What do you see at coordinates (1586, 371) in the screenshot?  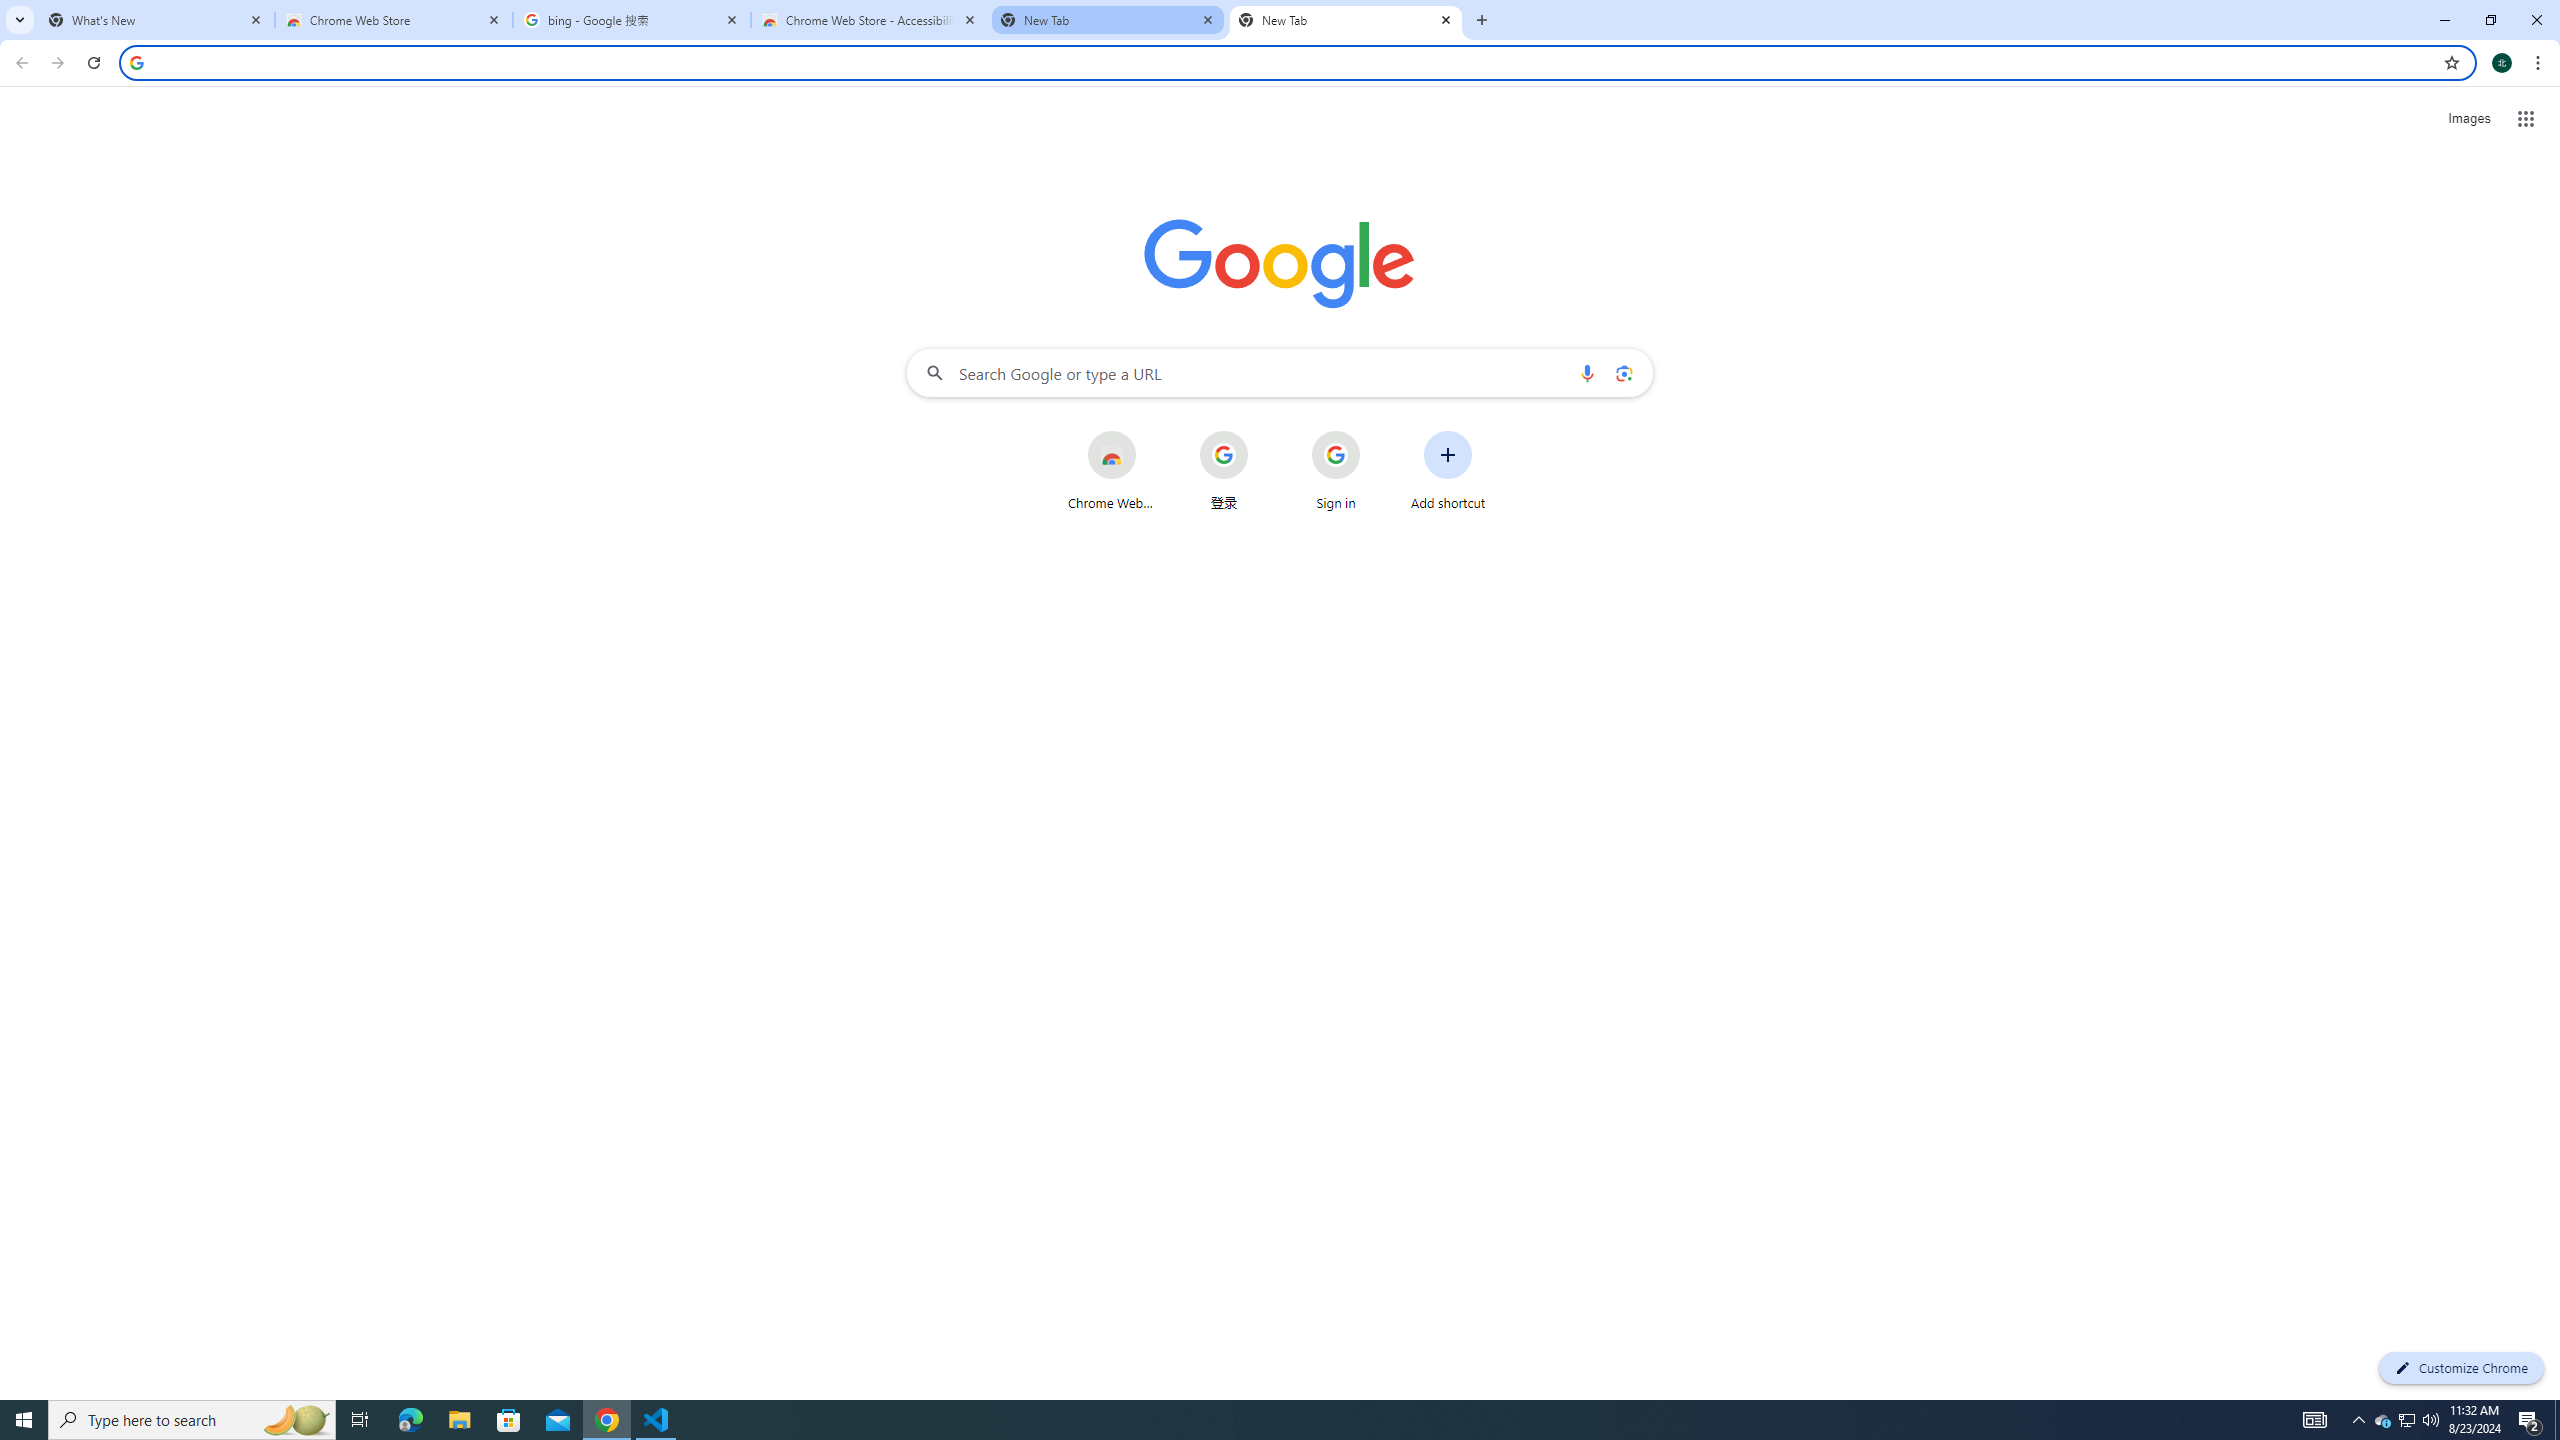 I see `'Search by voice'` at bounding box center [1586, 371].